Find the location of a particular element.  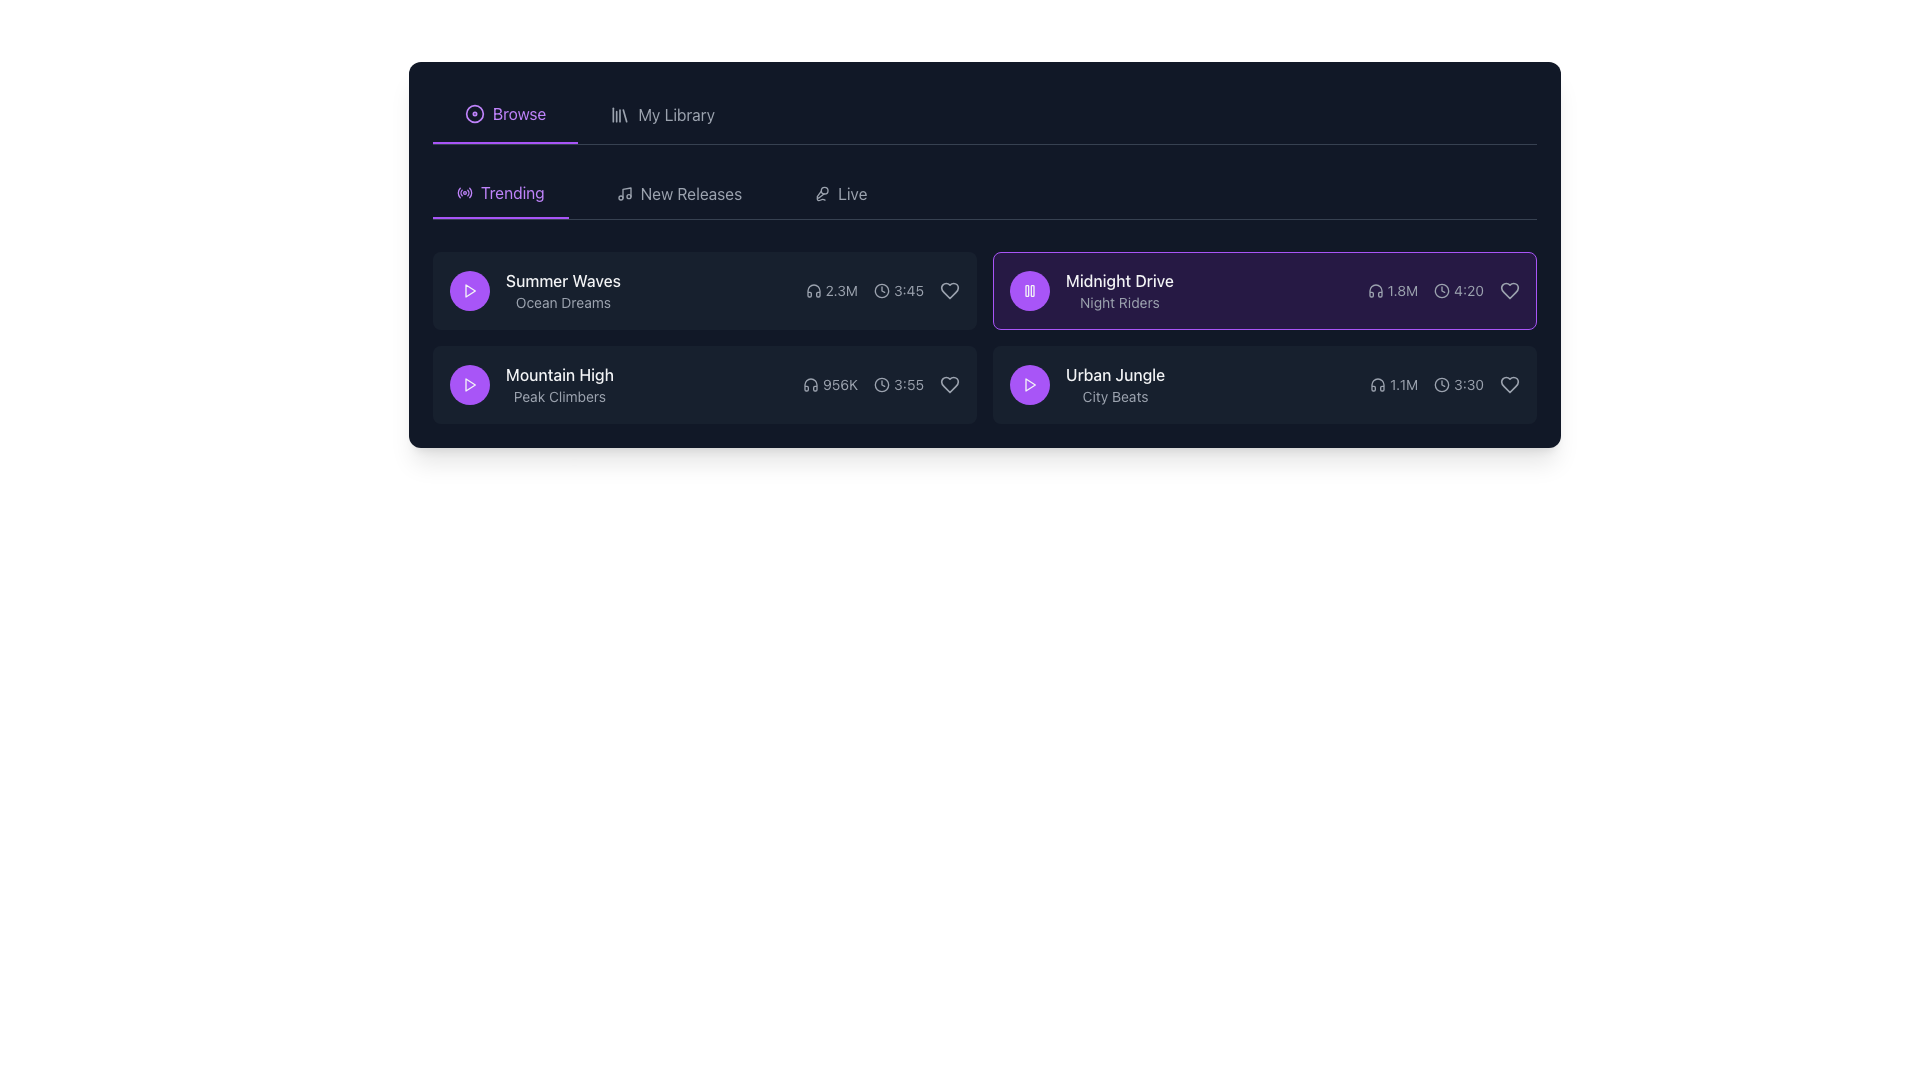

the navigation link that redirects to live content, which is the third item from the left in the navigation bar, to trigger a style change is located at coordinates (840, 193).